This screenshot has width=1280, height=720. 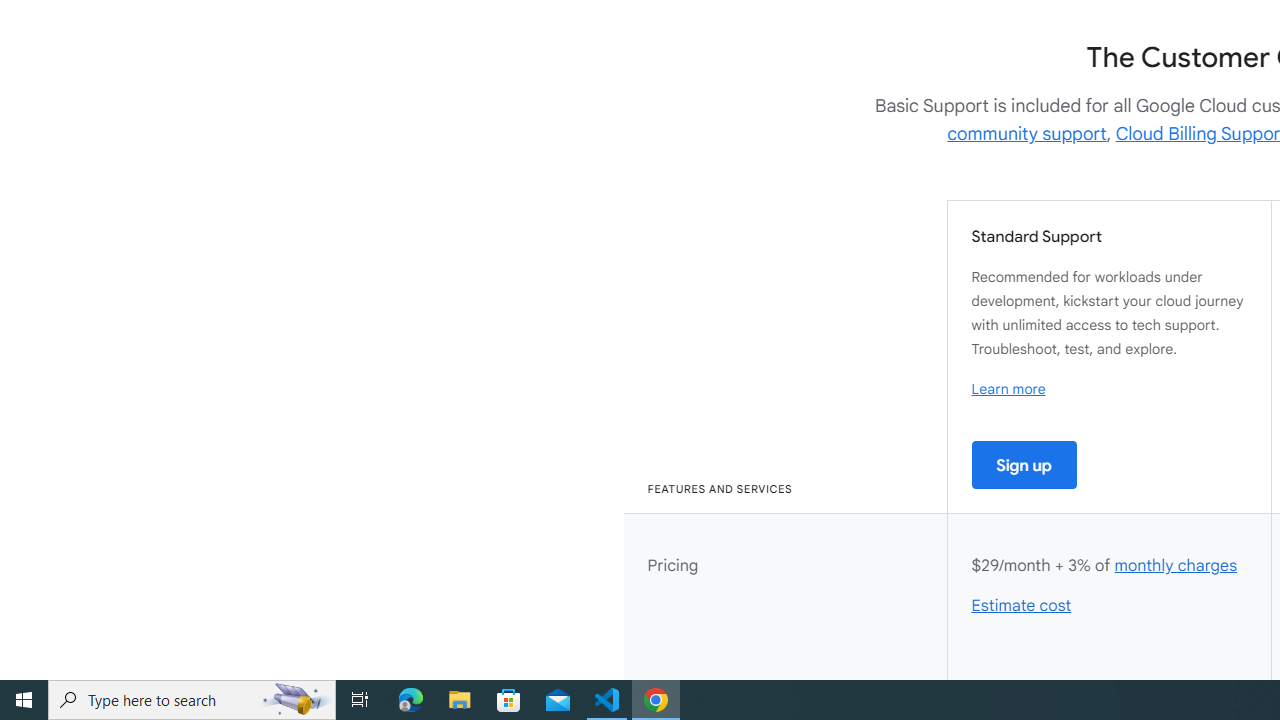 What do you see at coordinates (1027, 133) in the screenshot?
I see `'community support'` at bounding box center [1027, 133].